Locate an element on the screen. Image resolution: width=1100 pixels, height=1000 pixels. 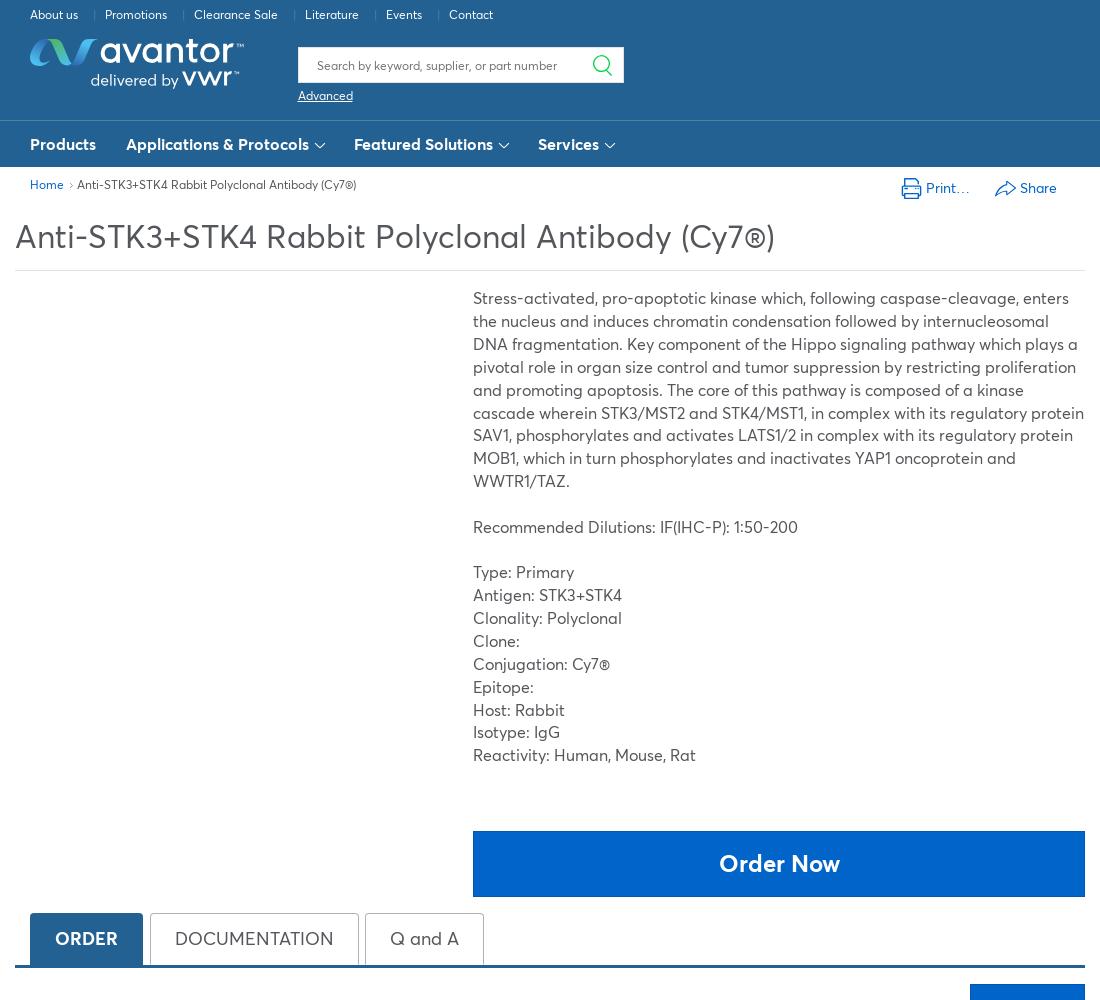
'Antigen: STK3+STK4' is located at coordinates (547, 594).